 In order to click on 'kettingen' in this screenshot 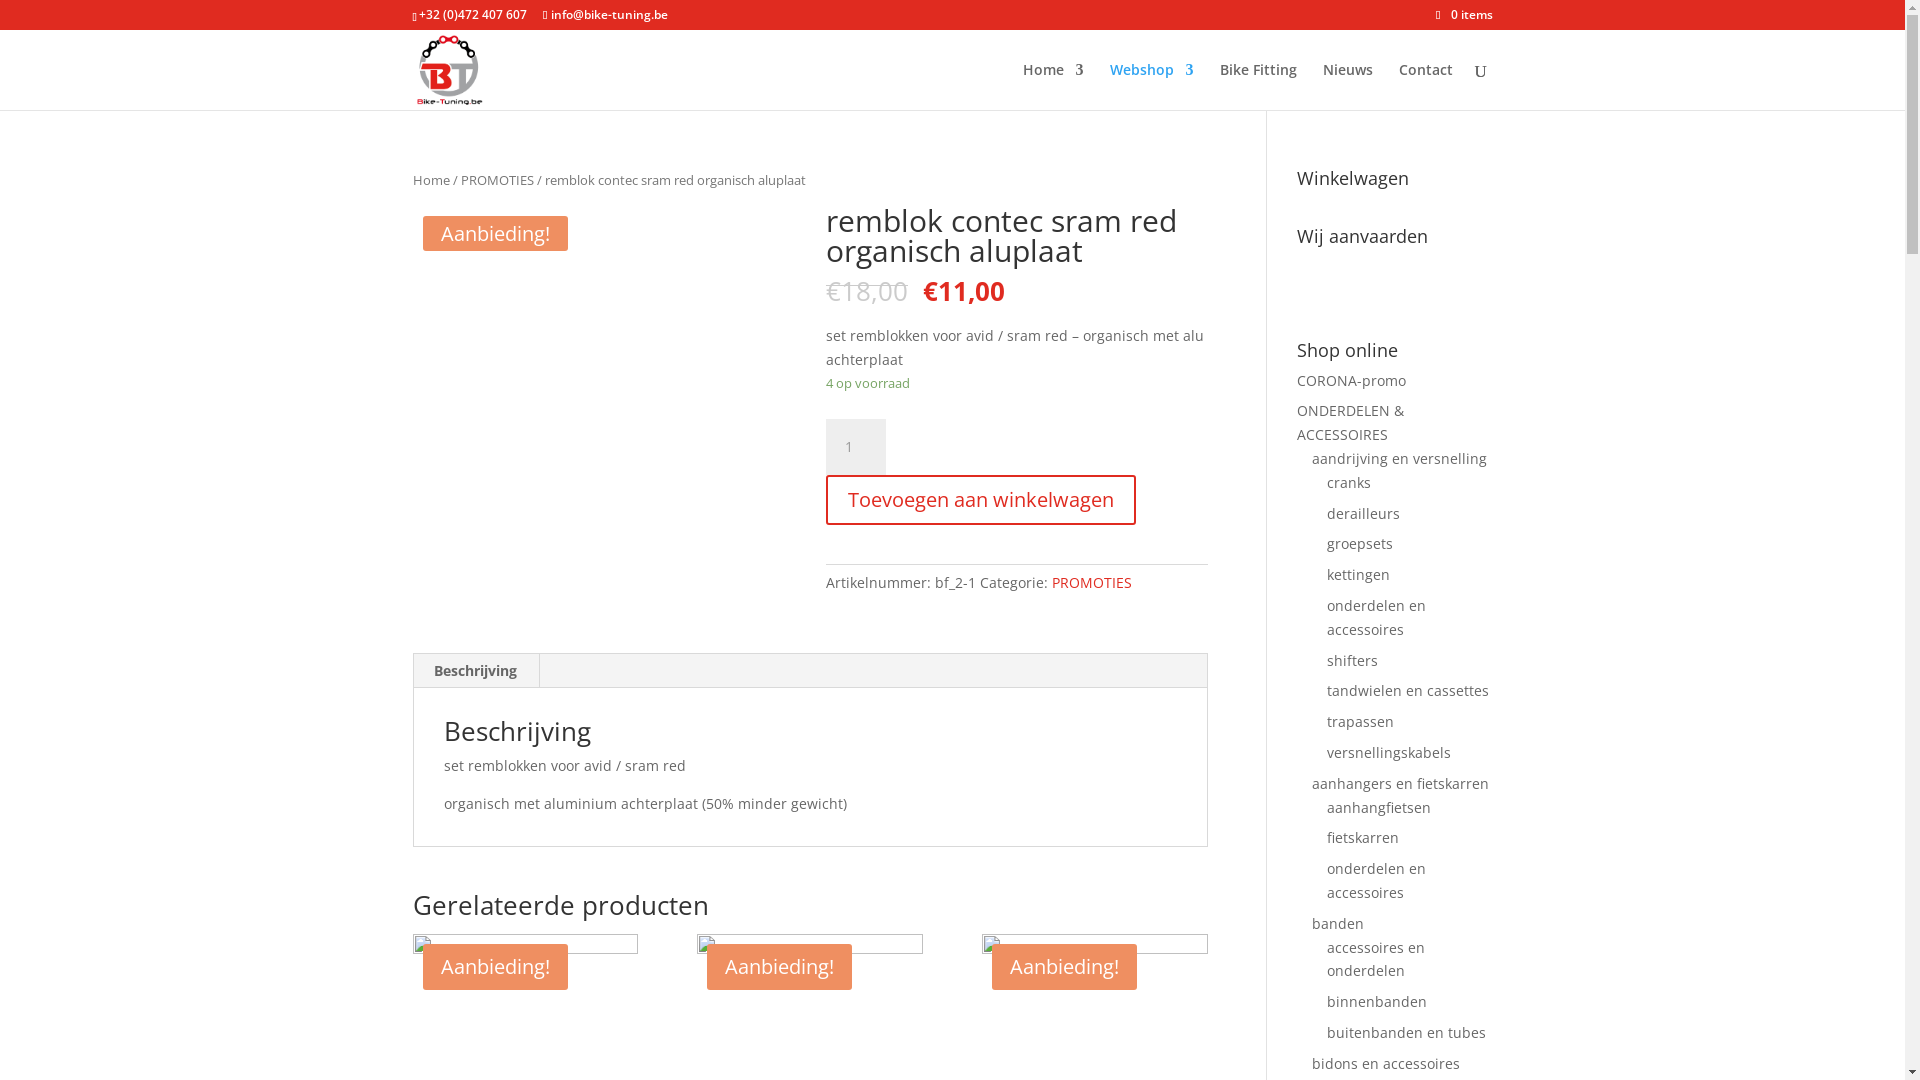, I will do `click(1358, 574)`.